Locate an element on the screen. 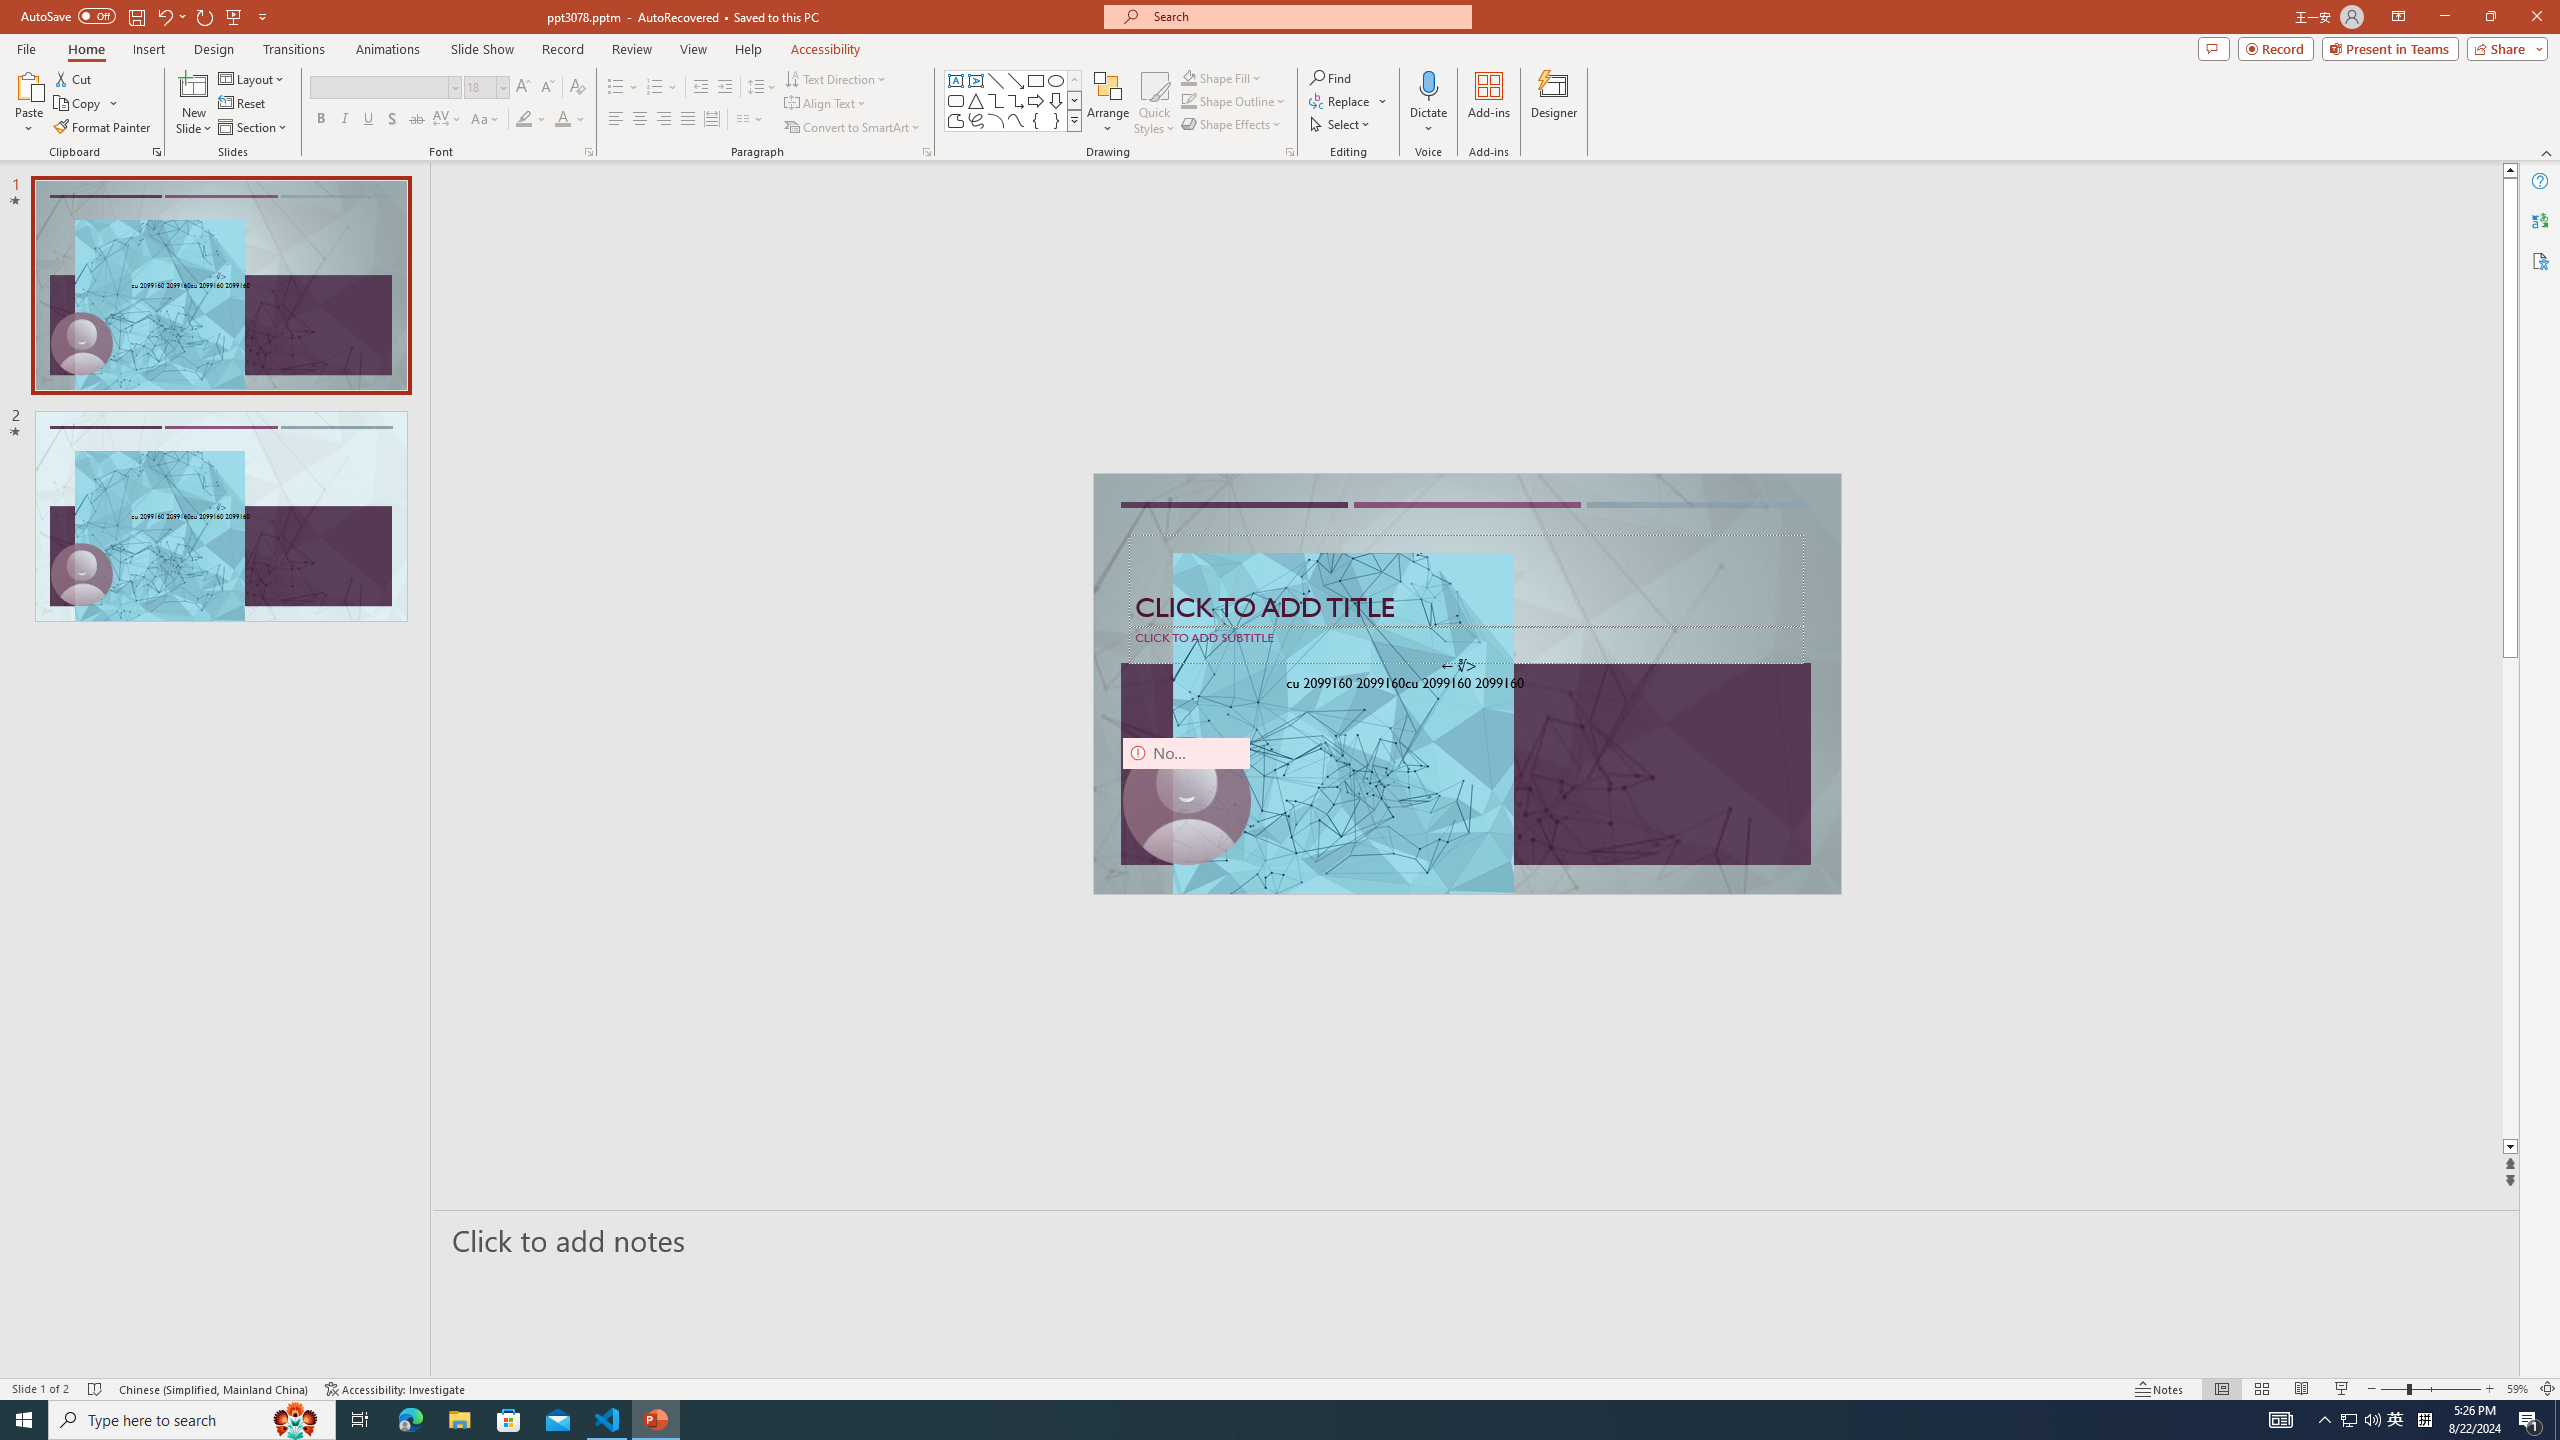 Image resolution: width=2560 pixels, height=1440 pixels. 'Select' is located at coordinates (1341, 122).